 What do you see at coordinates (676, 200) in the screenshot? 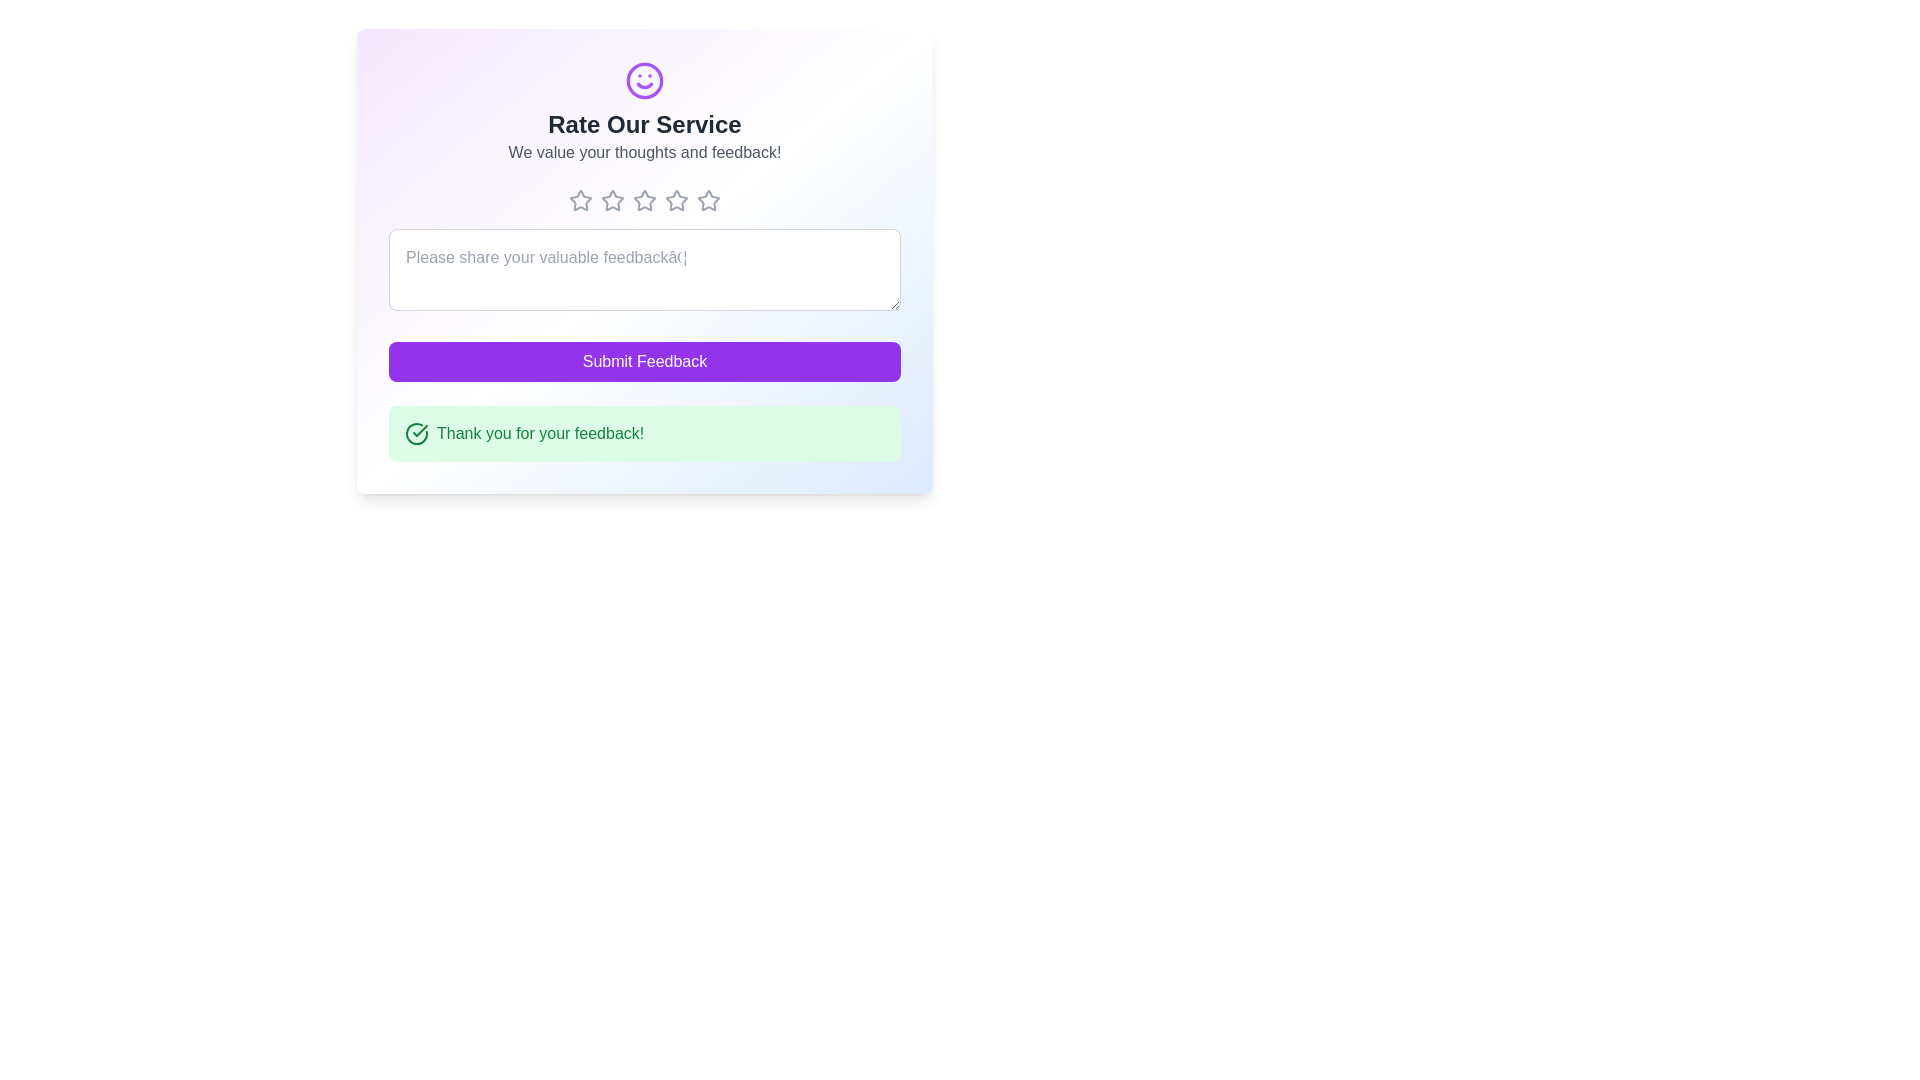
I see `the third star in the interactive rating icon` at bounding box center [676, 200].